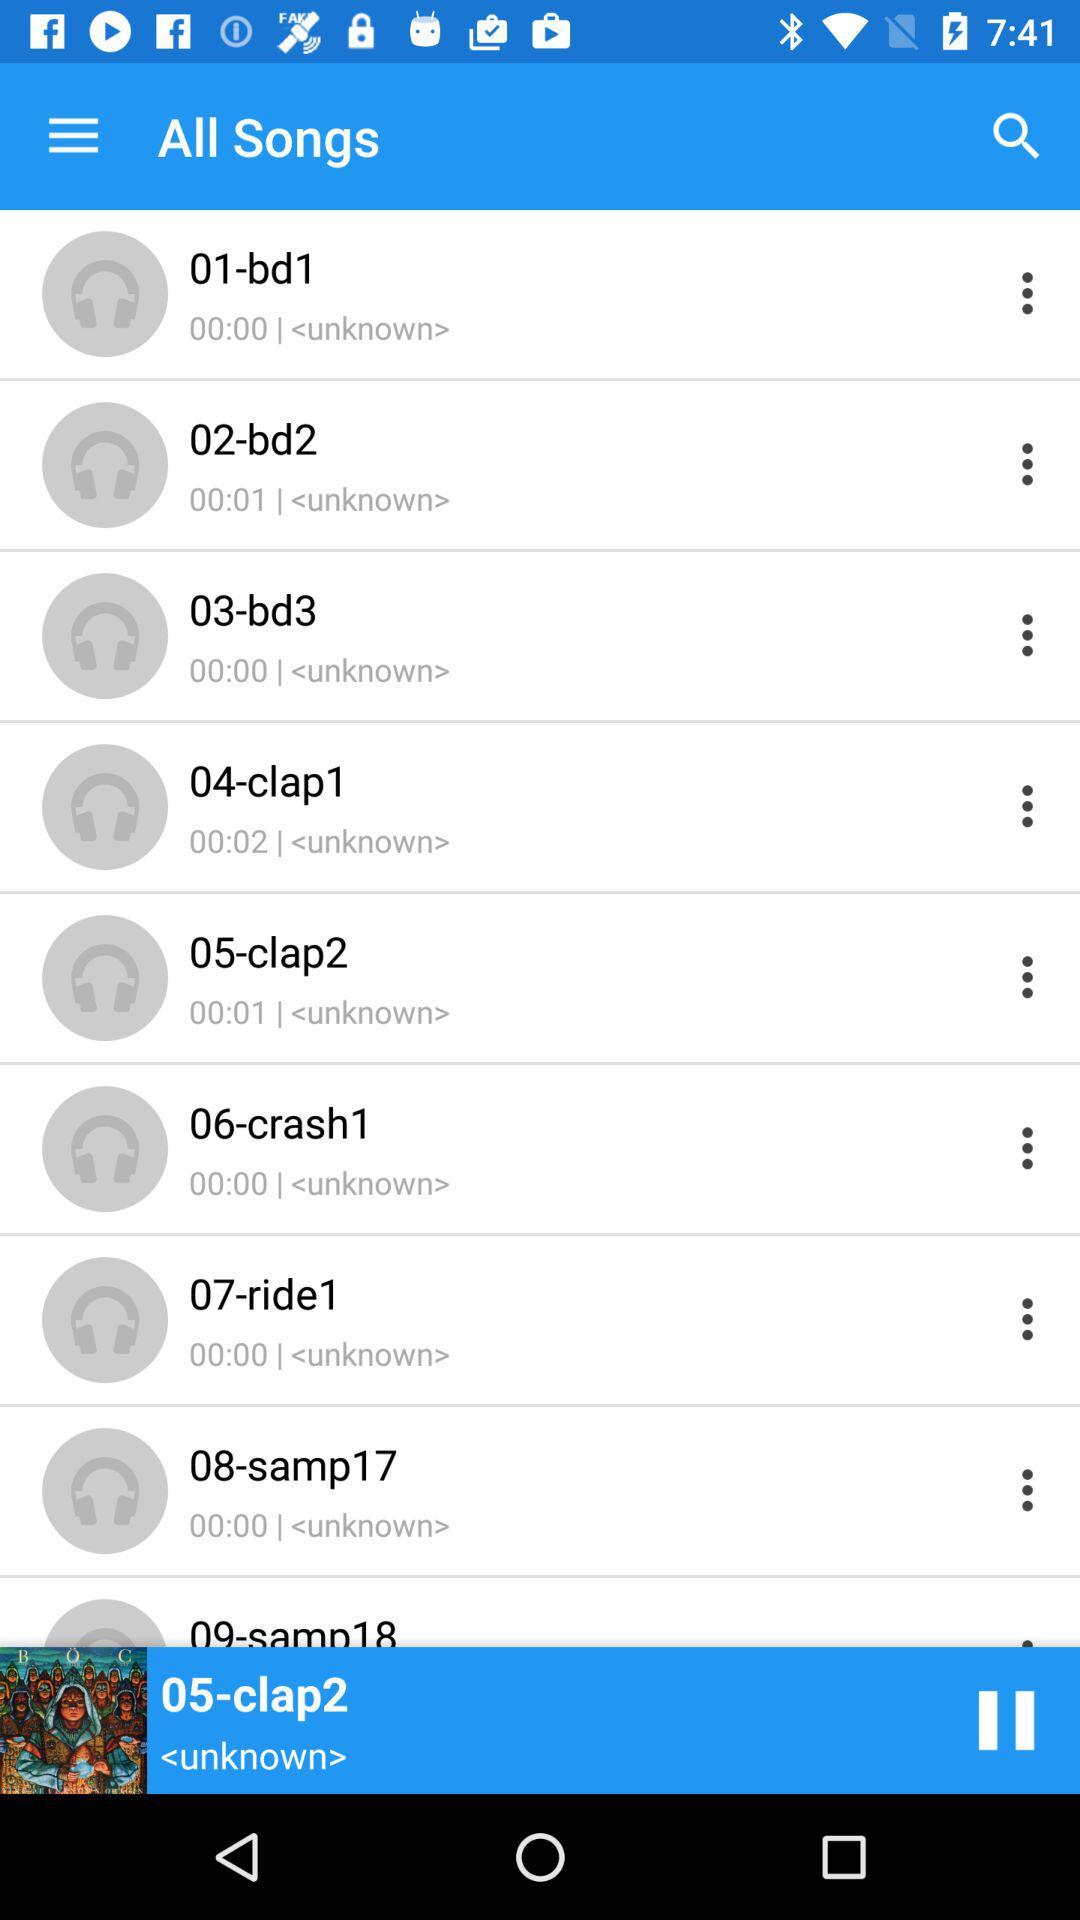 The height and width of the screenshot is (1920, 1080). I want to click on the item above 00:02 | <unknown>, so click(591, 778).